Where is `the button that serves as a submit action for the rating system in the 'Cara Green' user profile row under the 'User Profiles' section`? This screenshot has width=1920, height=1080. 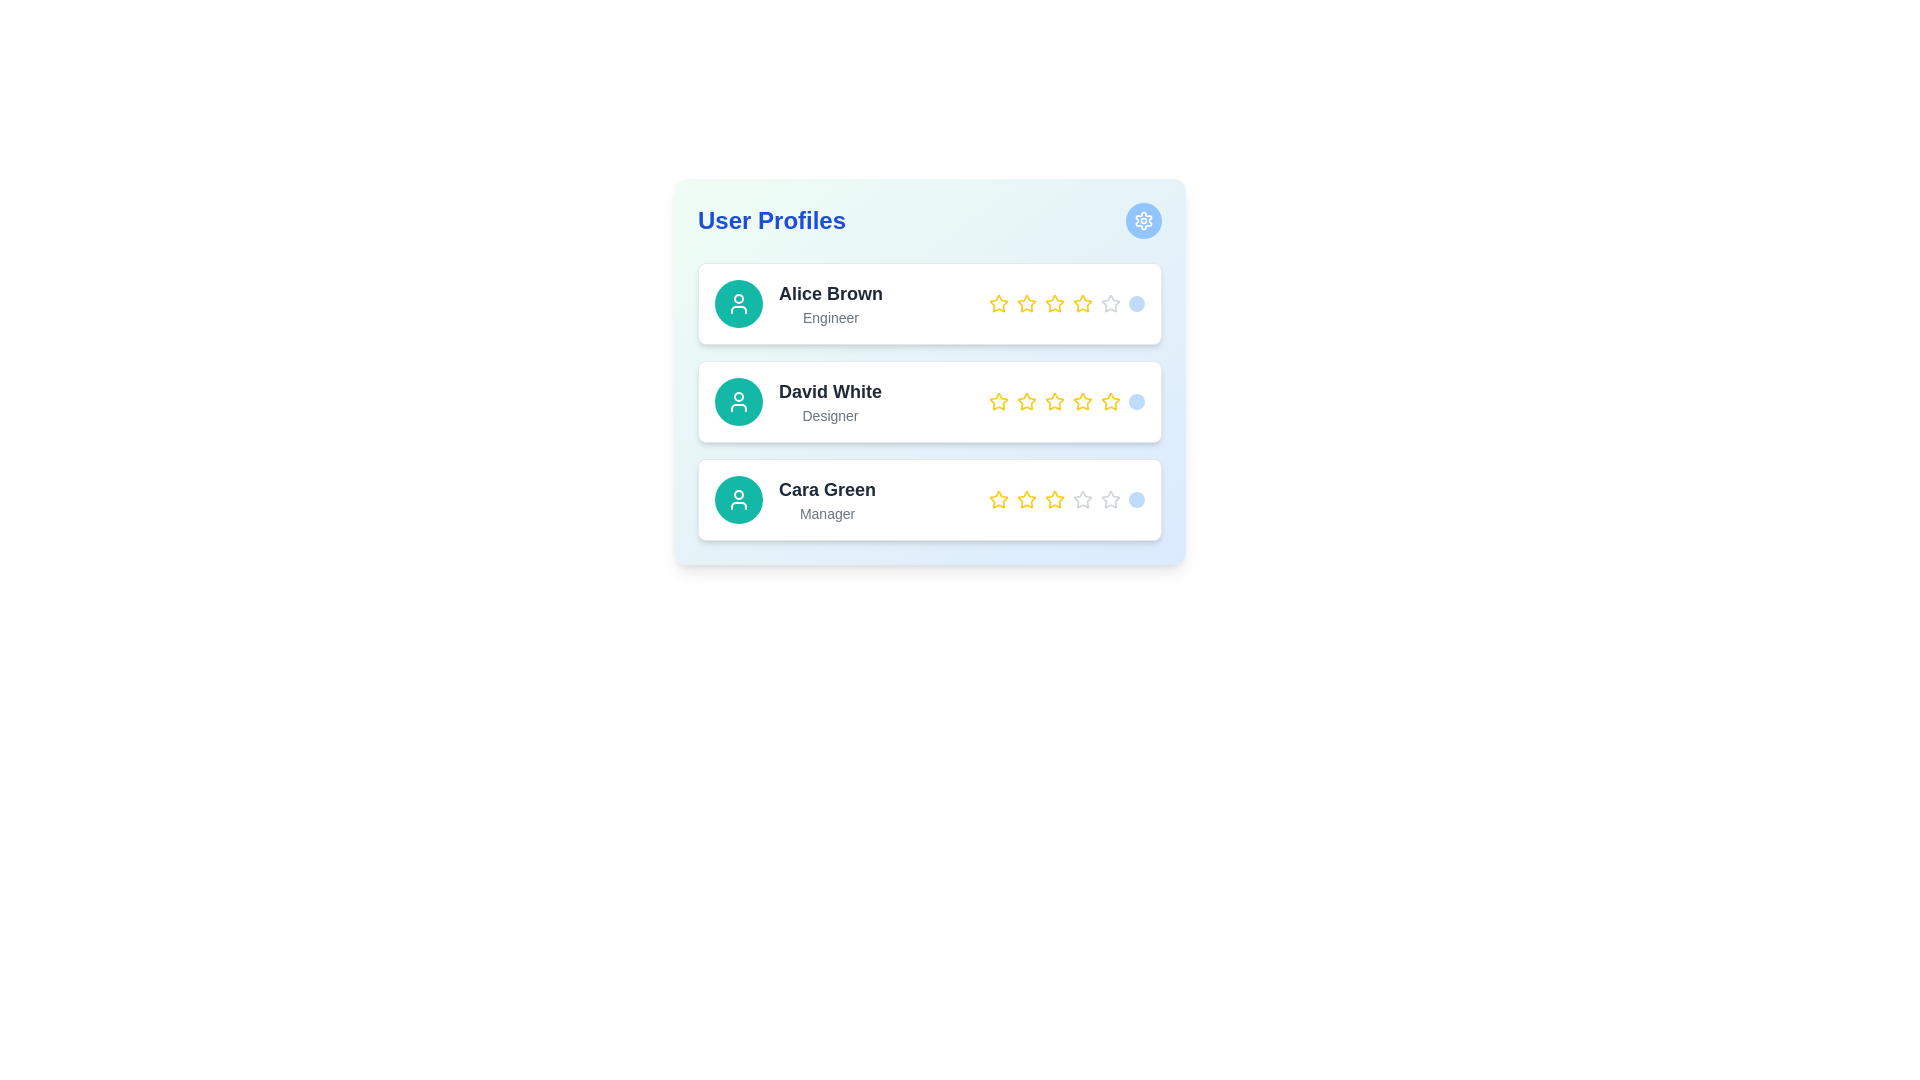 the button that serves as a submit action for the rating system in the 'Cara Green' user profile row under the 'User Profiles' section is located at coordinates (1137, 499).